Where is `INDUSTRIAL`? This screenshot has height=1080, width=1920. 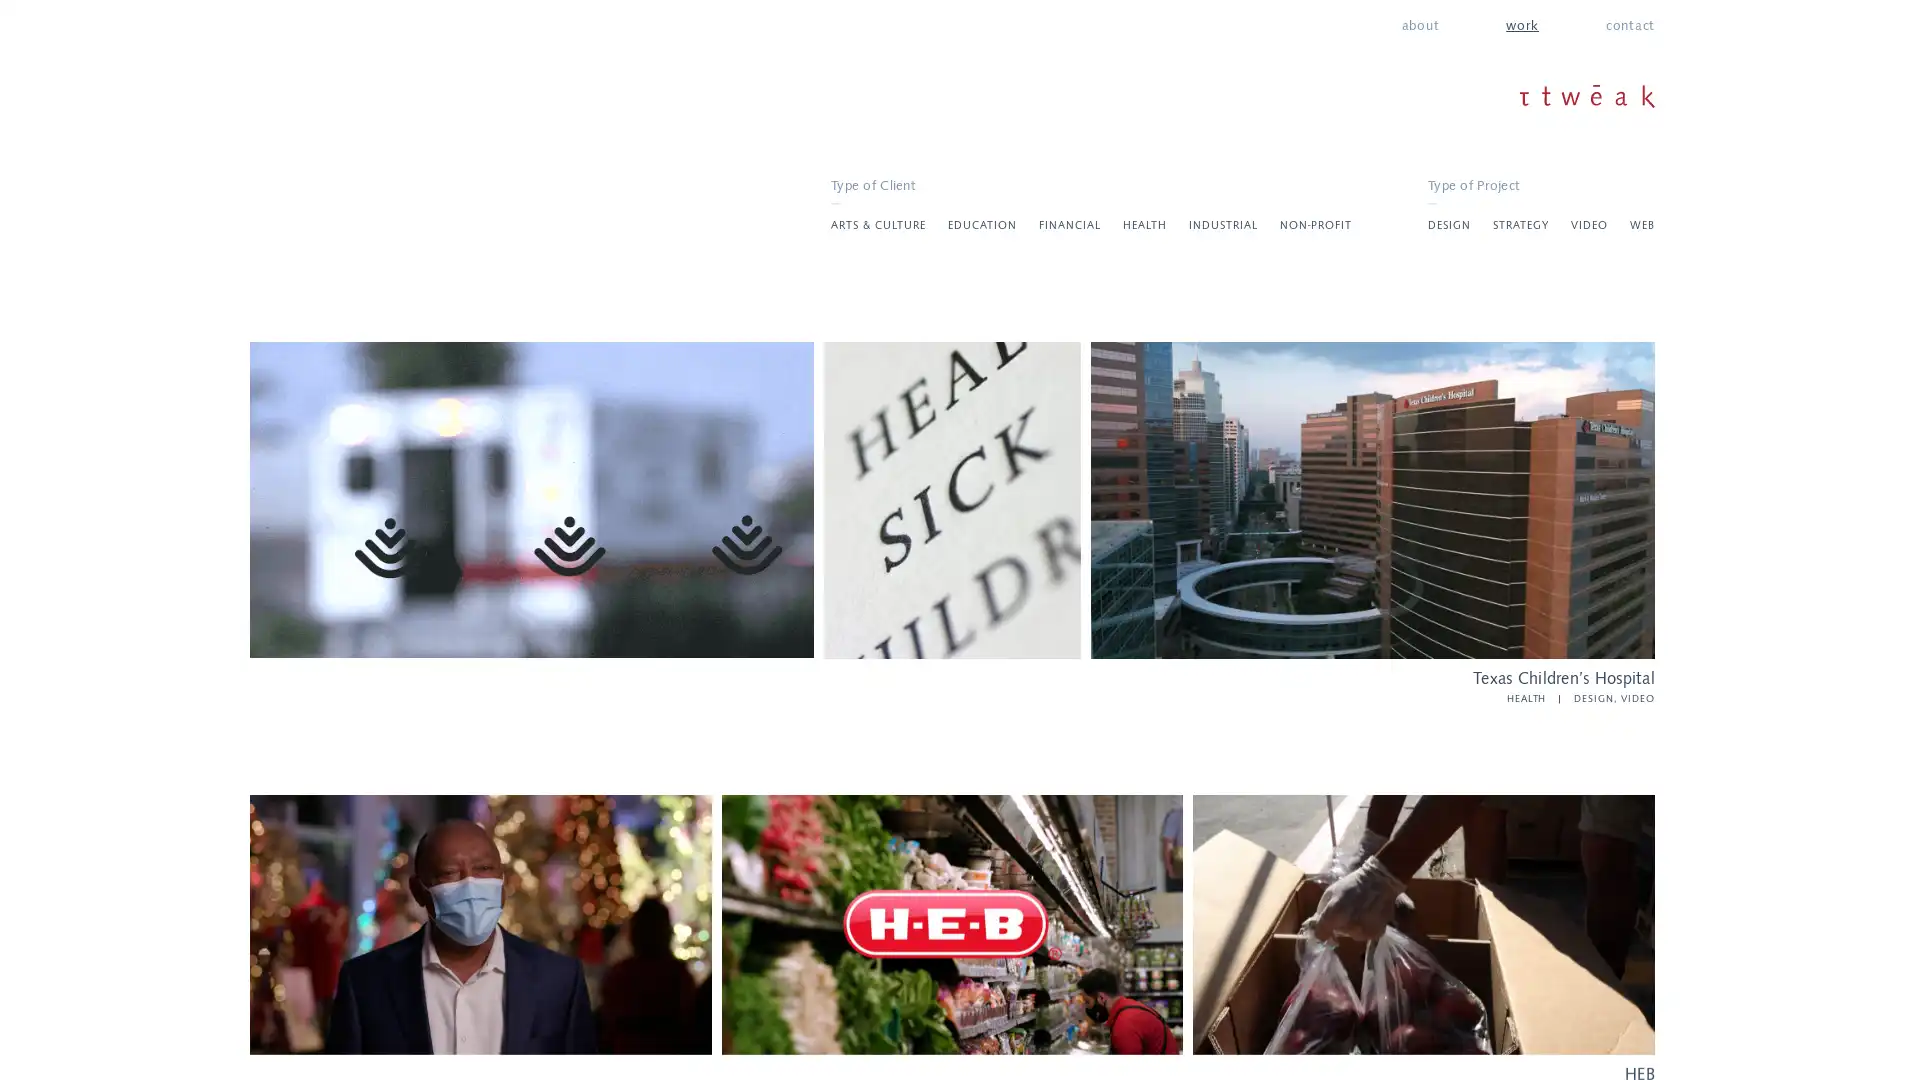
INDUSTRIAL is located at coordinates (1222, 225).